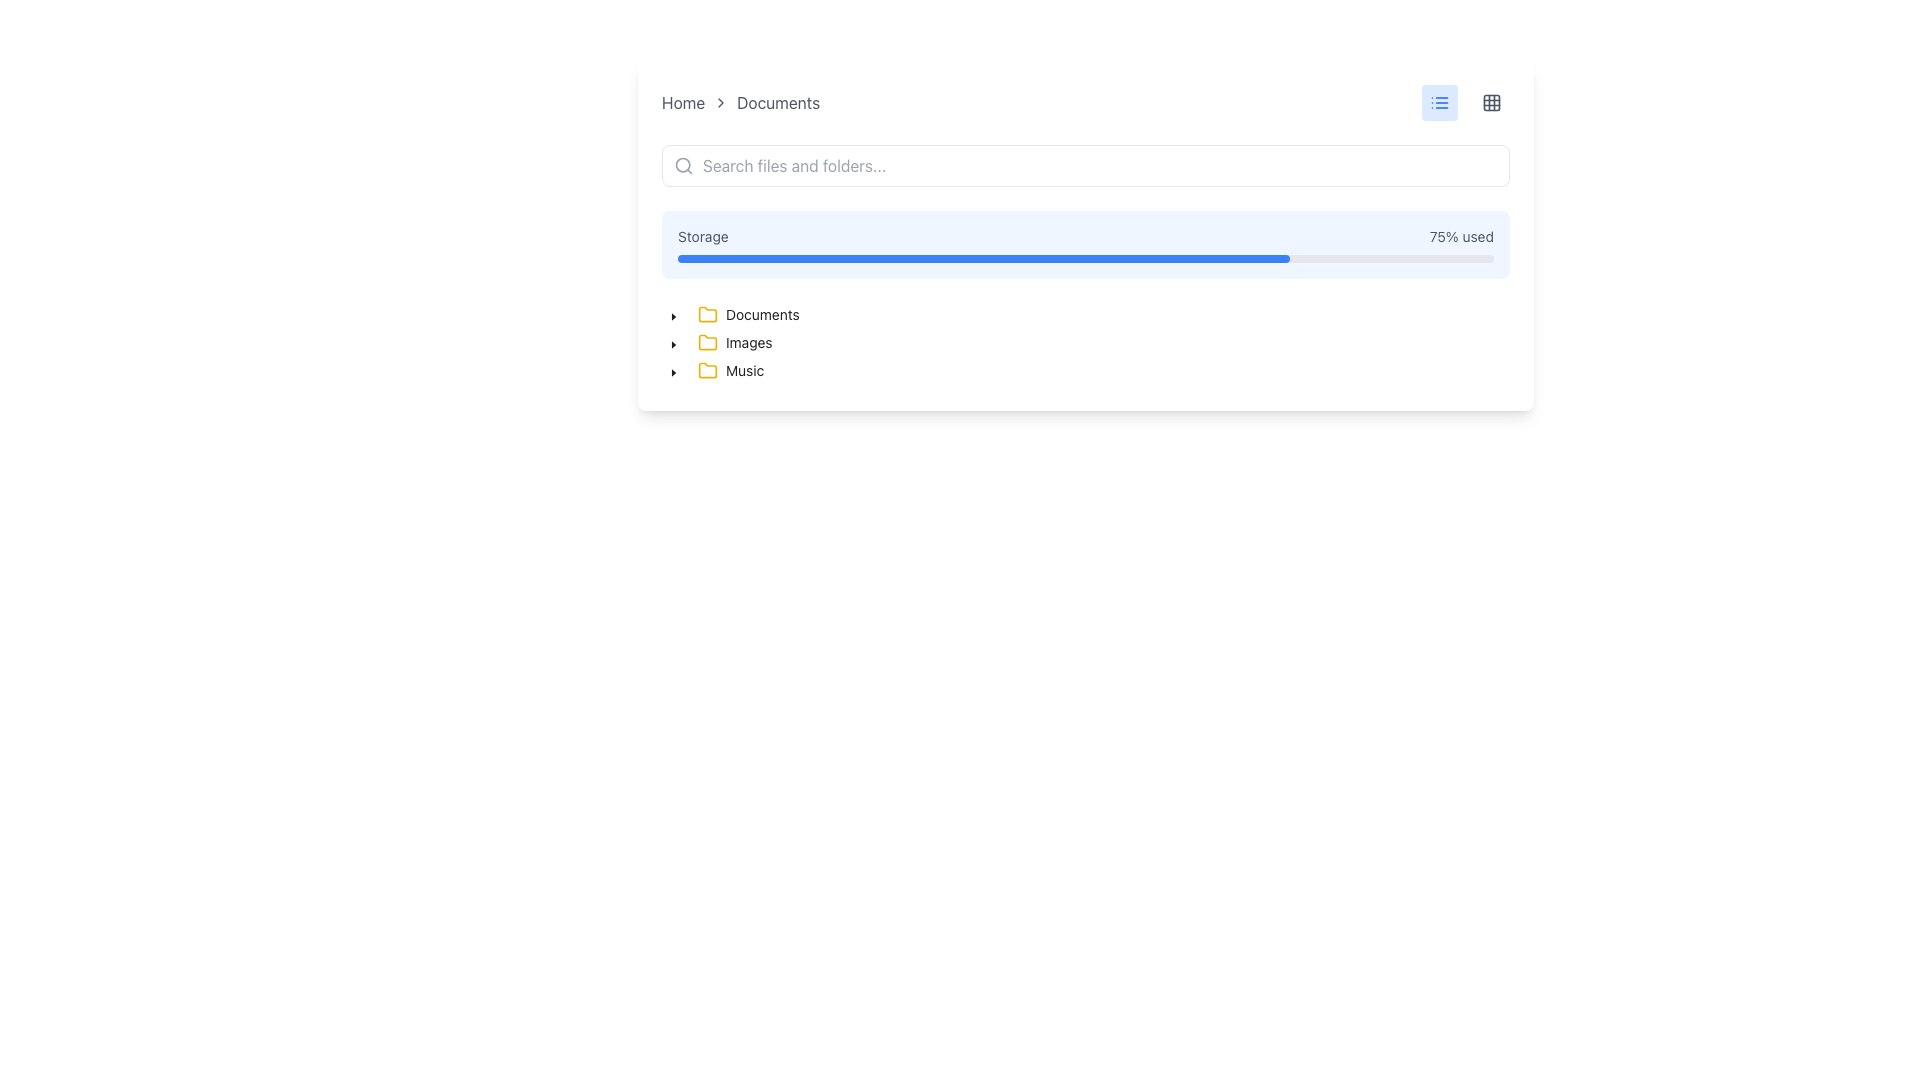  I want to click on the yellow folder icon representing the 'Images' folder in the file browser interface, so click(708, 341).